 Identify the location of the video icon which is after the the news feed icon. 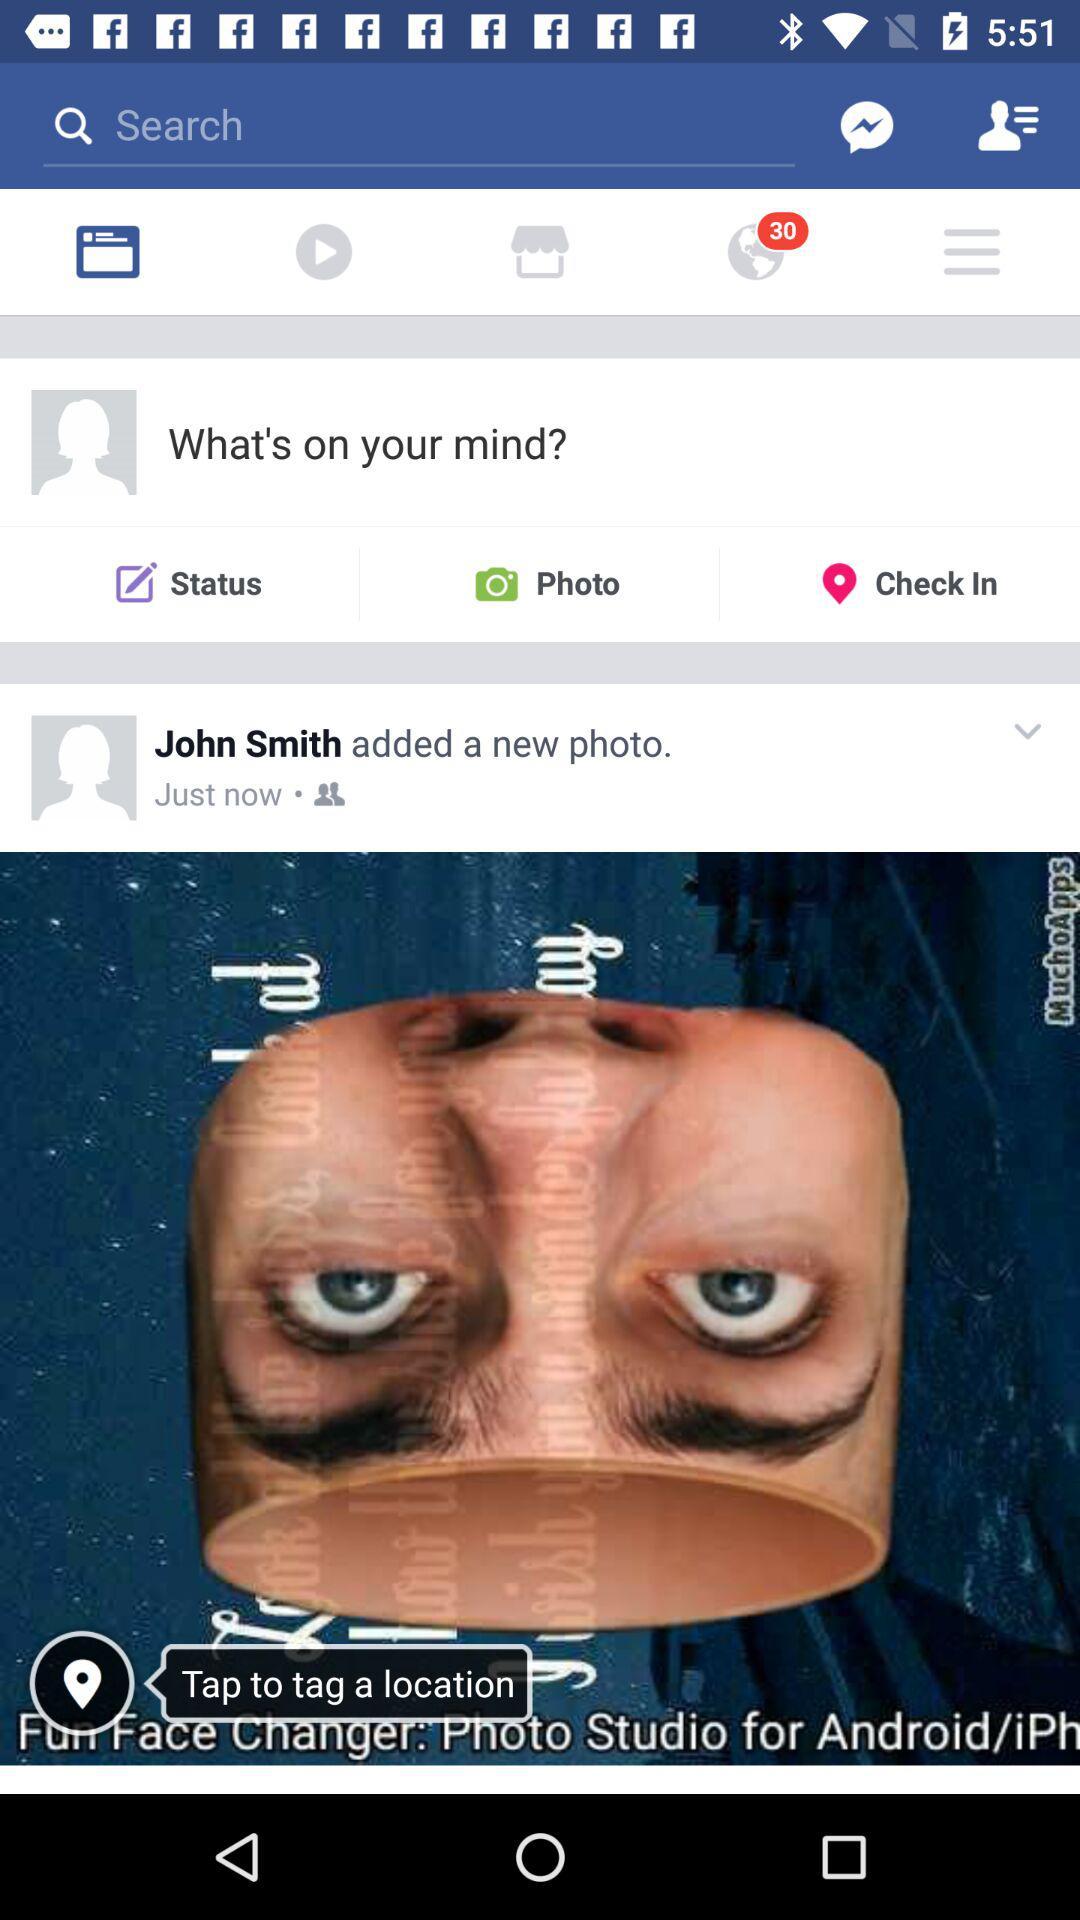
(323, 251).